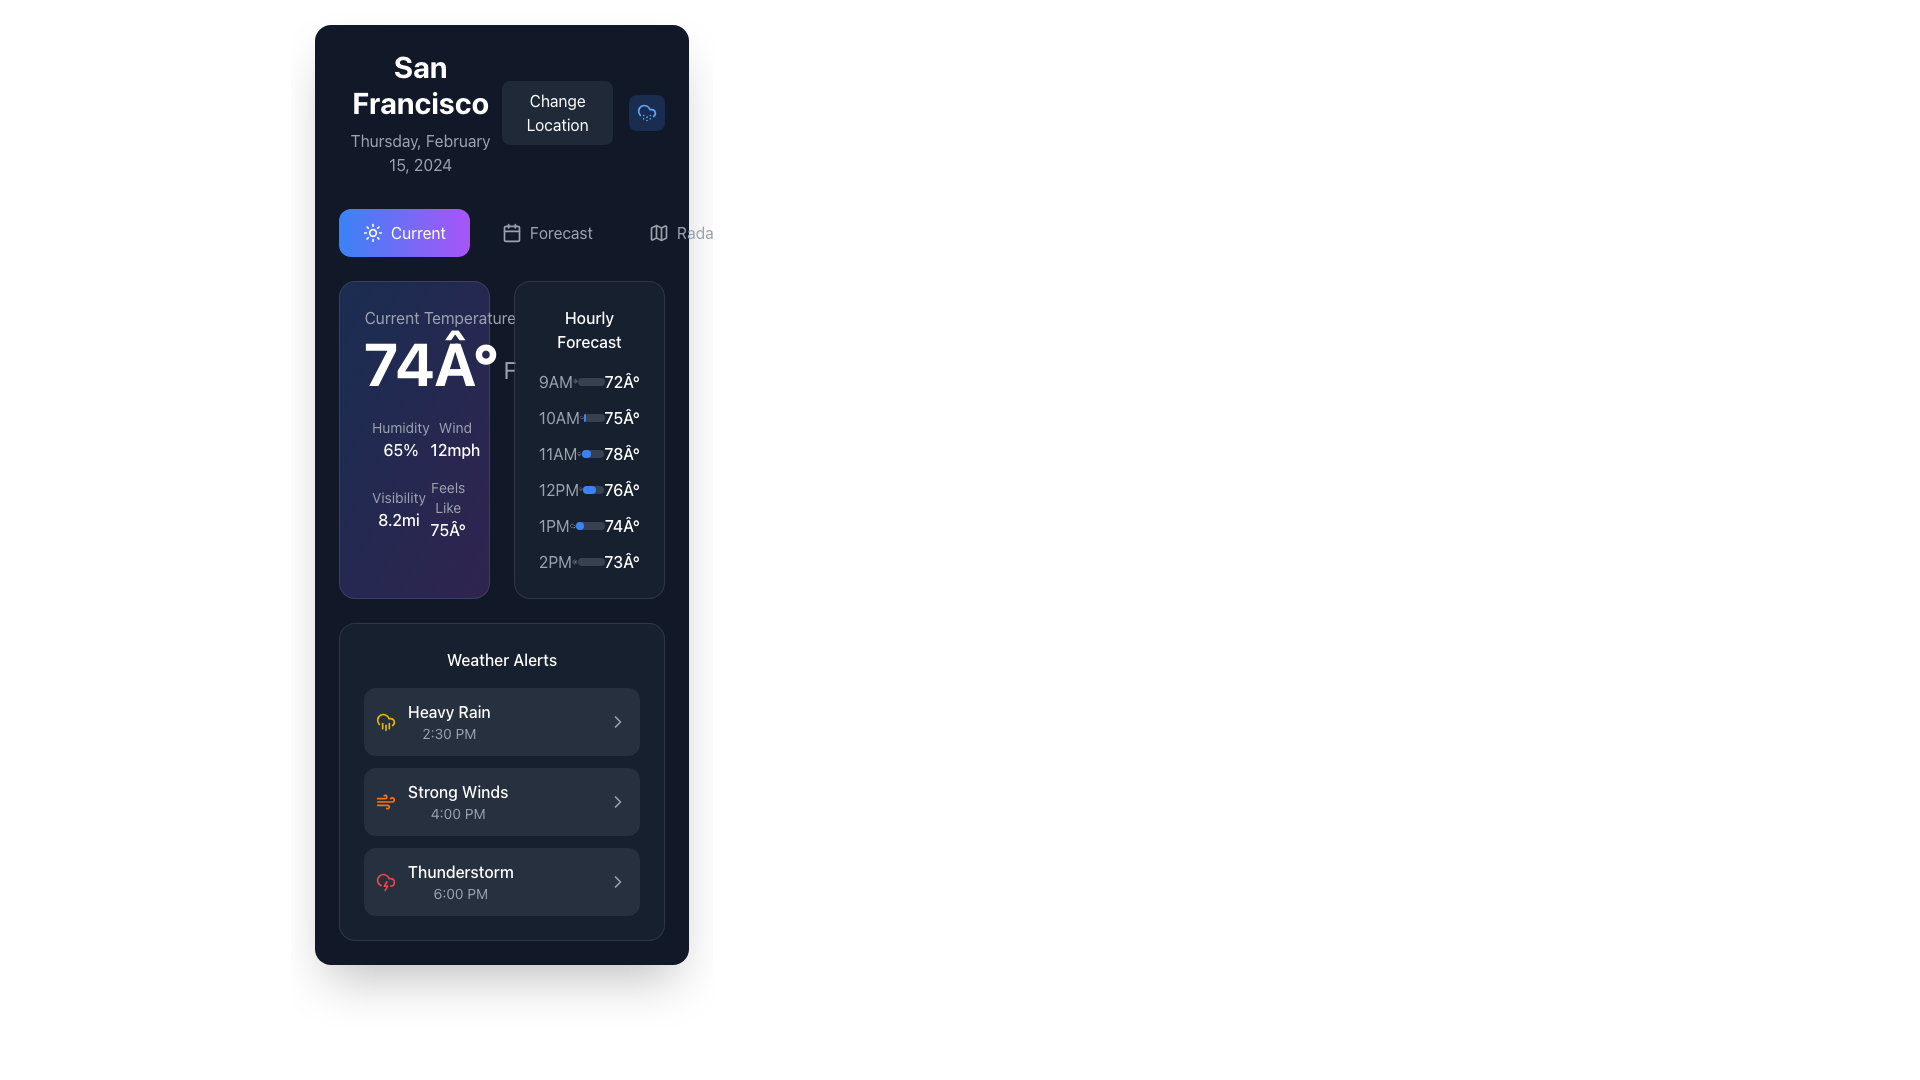 The width and height of the screenshot is (1920, 1080). Describe the element at coordinates (447, 496) in the screenshot. I see `the static text label reading 'Feels Like', styled in small gray font, located below the visibility metric and above the temperature notation` at that location.